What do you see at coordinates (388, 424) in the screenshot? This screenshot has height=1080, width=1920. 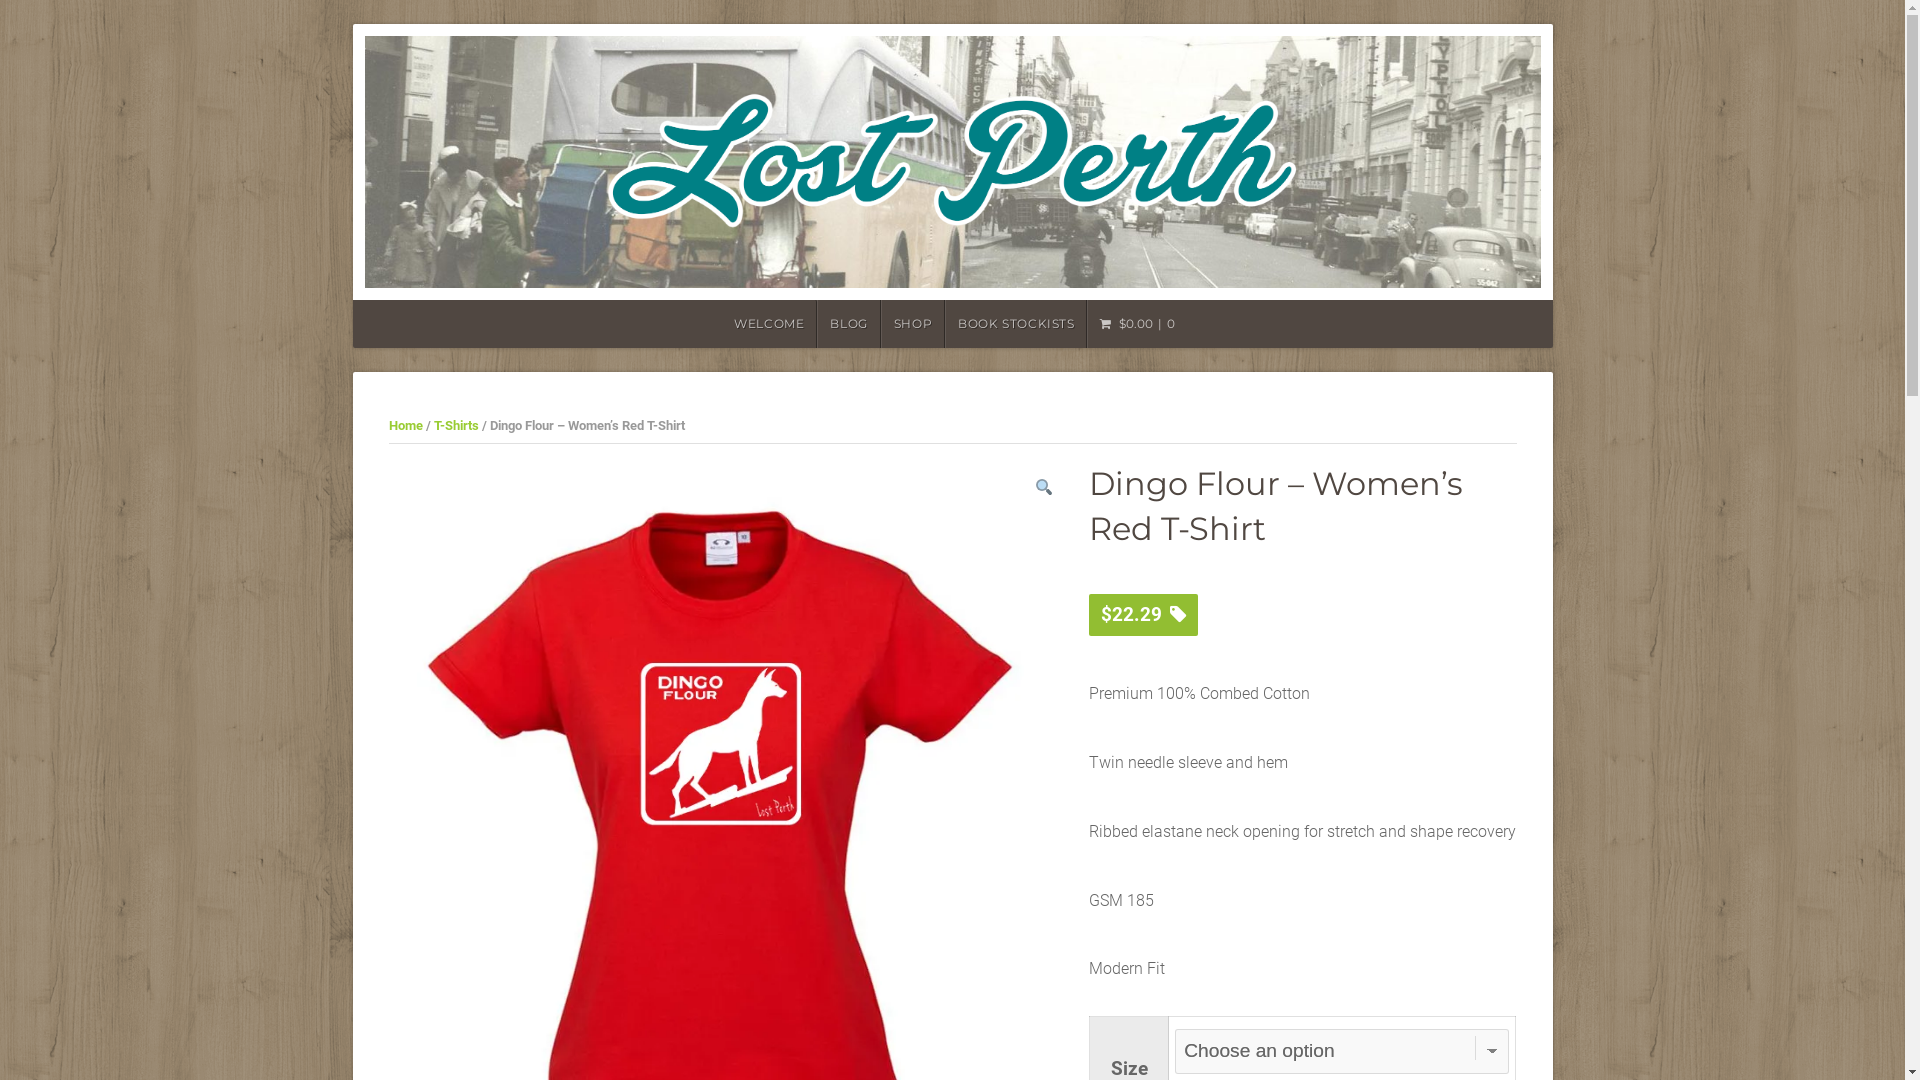 I see `'Home'` at bounding box center [388, 424].